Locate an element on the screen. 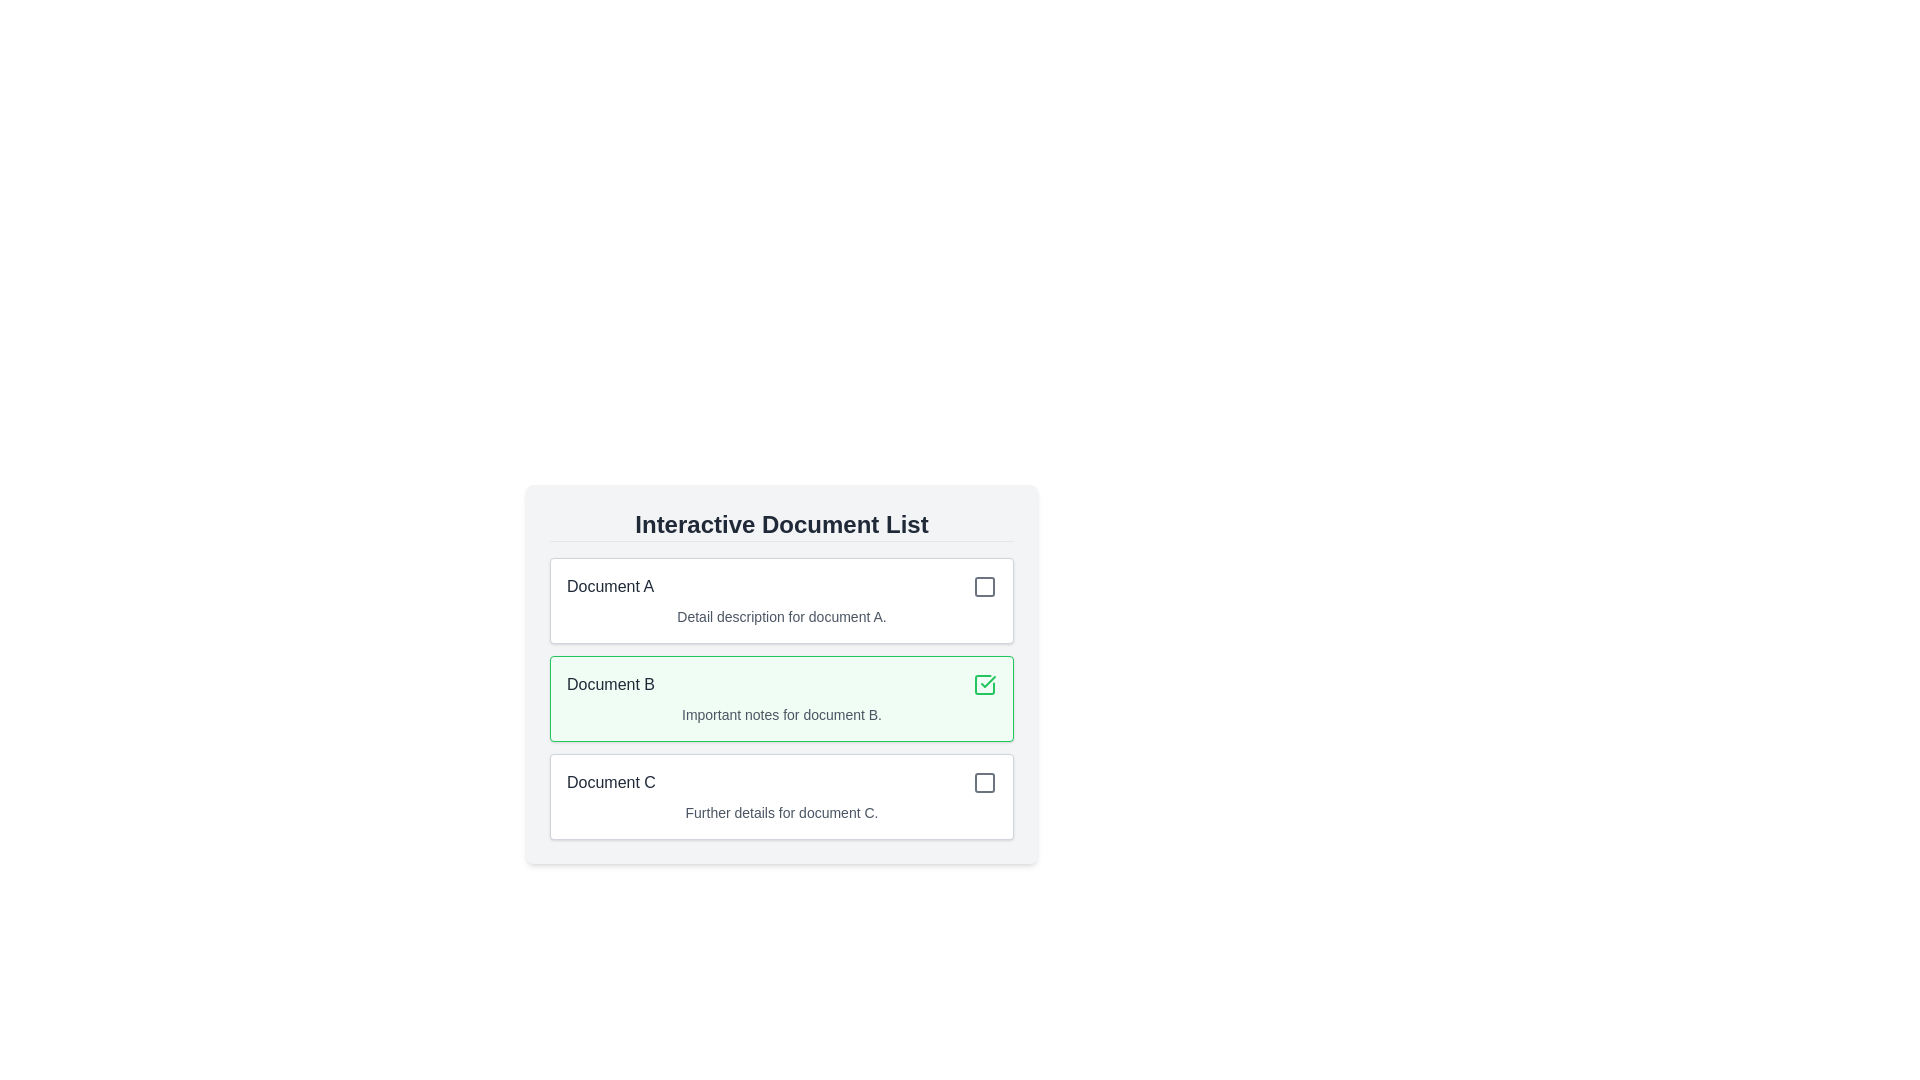 The width and height of the screenshot is (1920, 1080). the header text of the Interactive Document List is located at coordinates (781, 524).